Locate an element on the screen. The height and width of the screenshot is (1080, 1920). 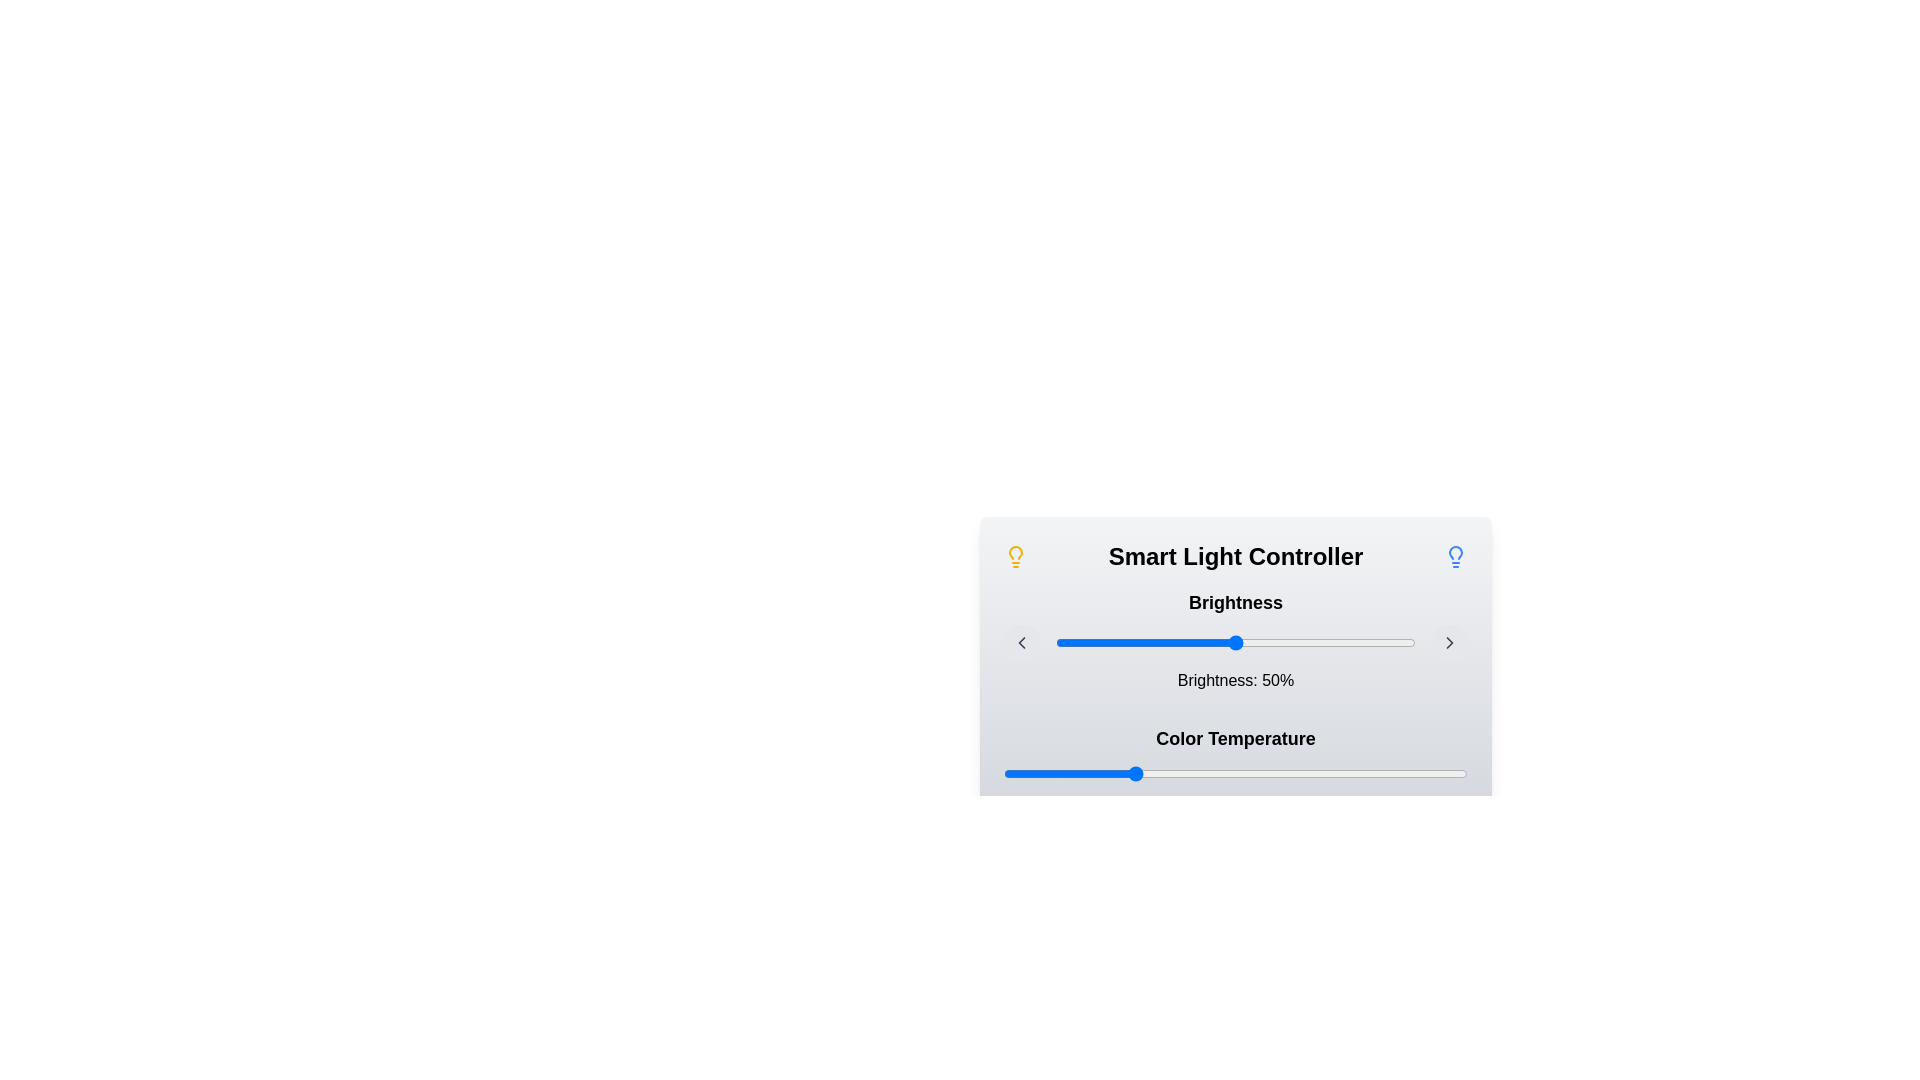
color temperature is located at coordinates (1202, 773).